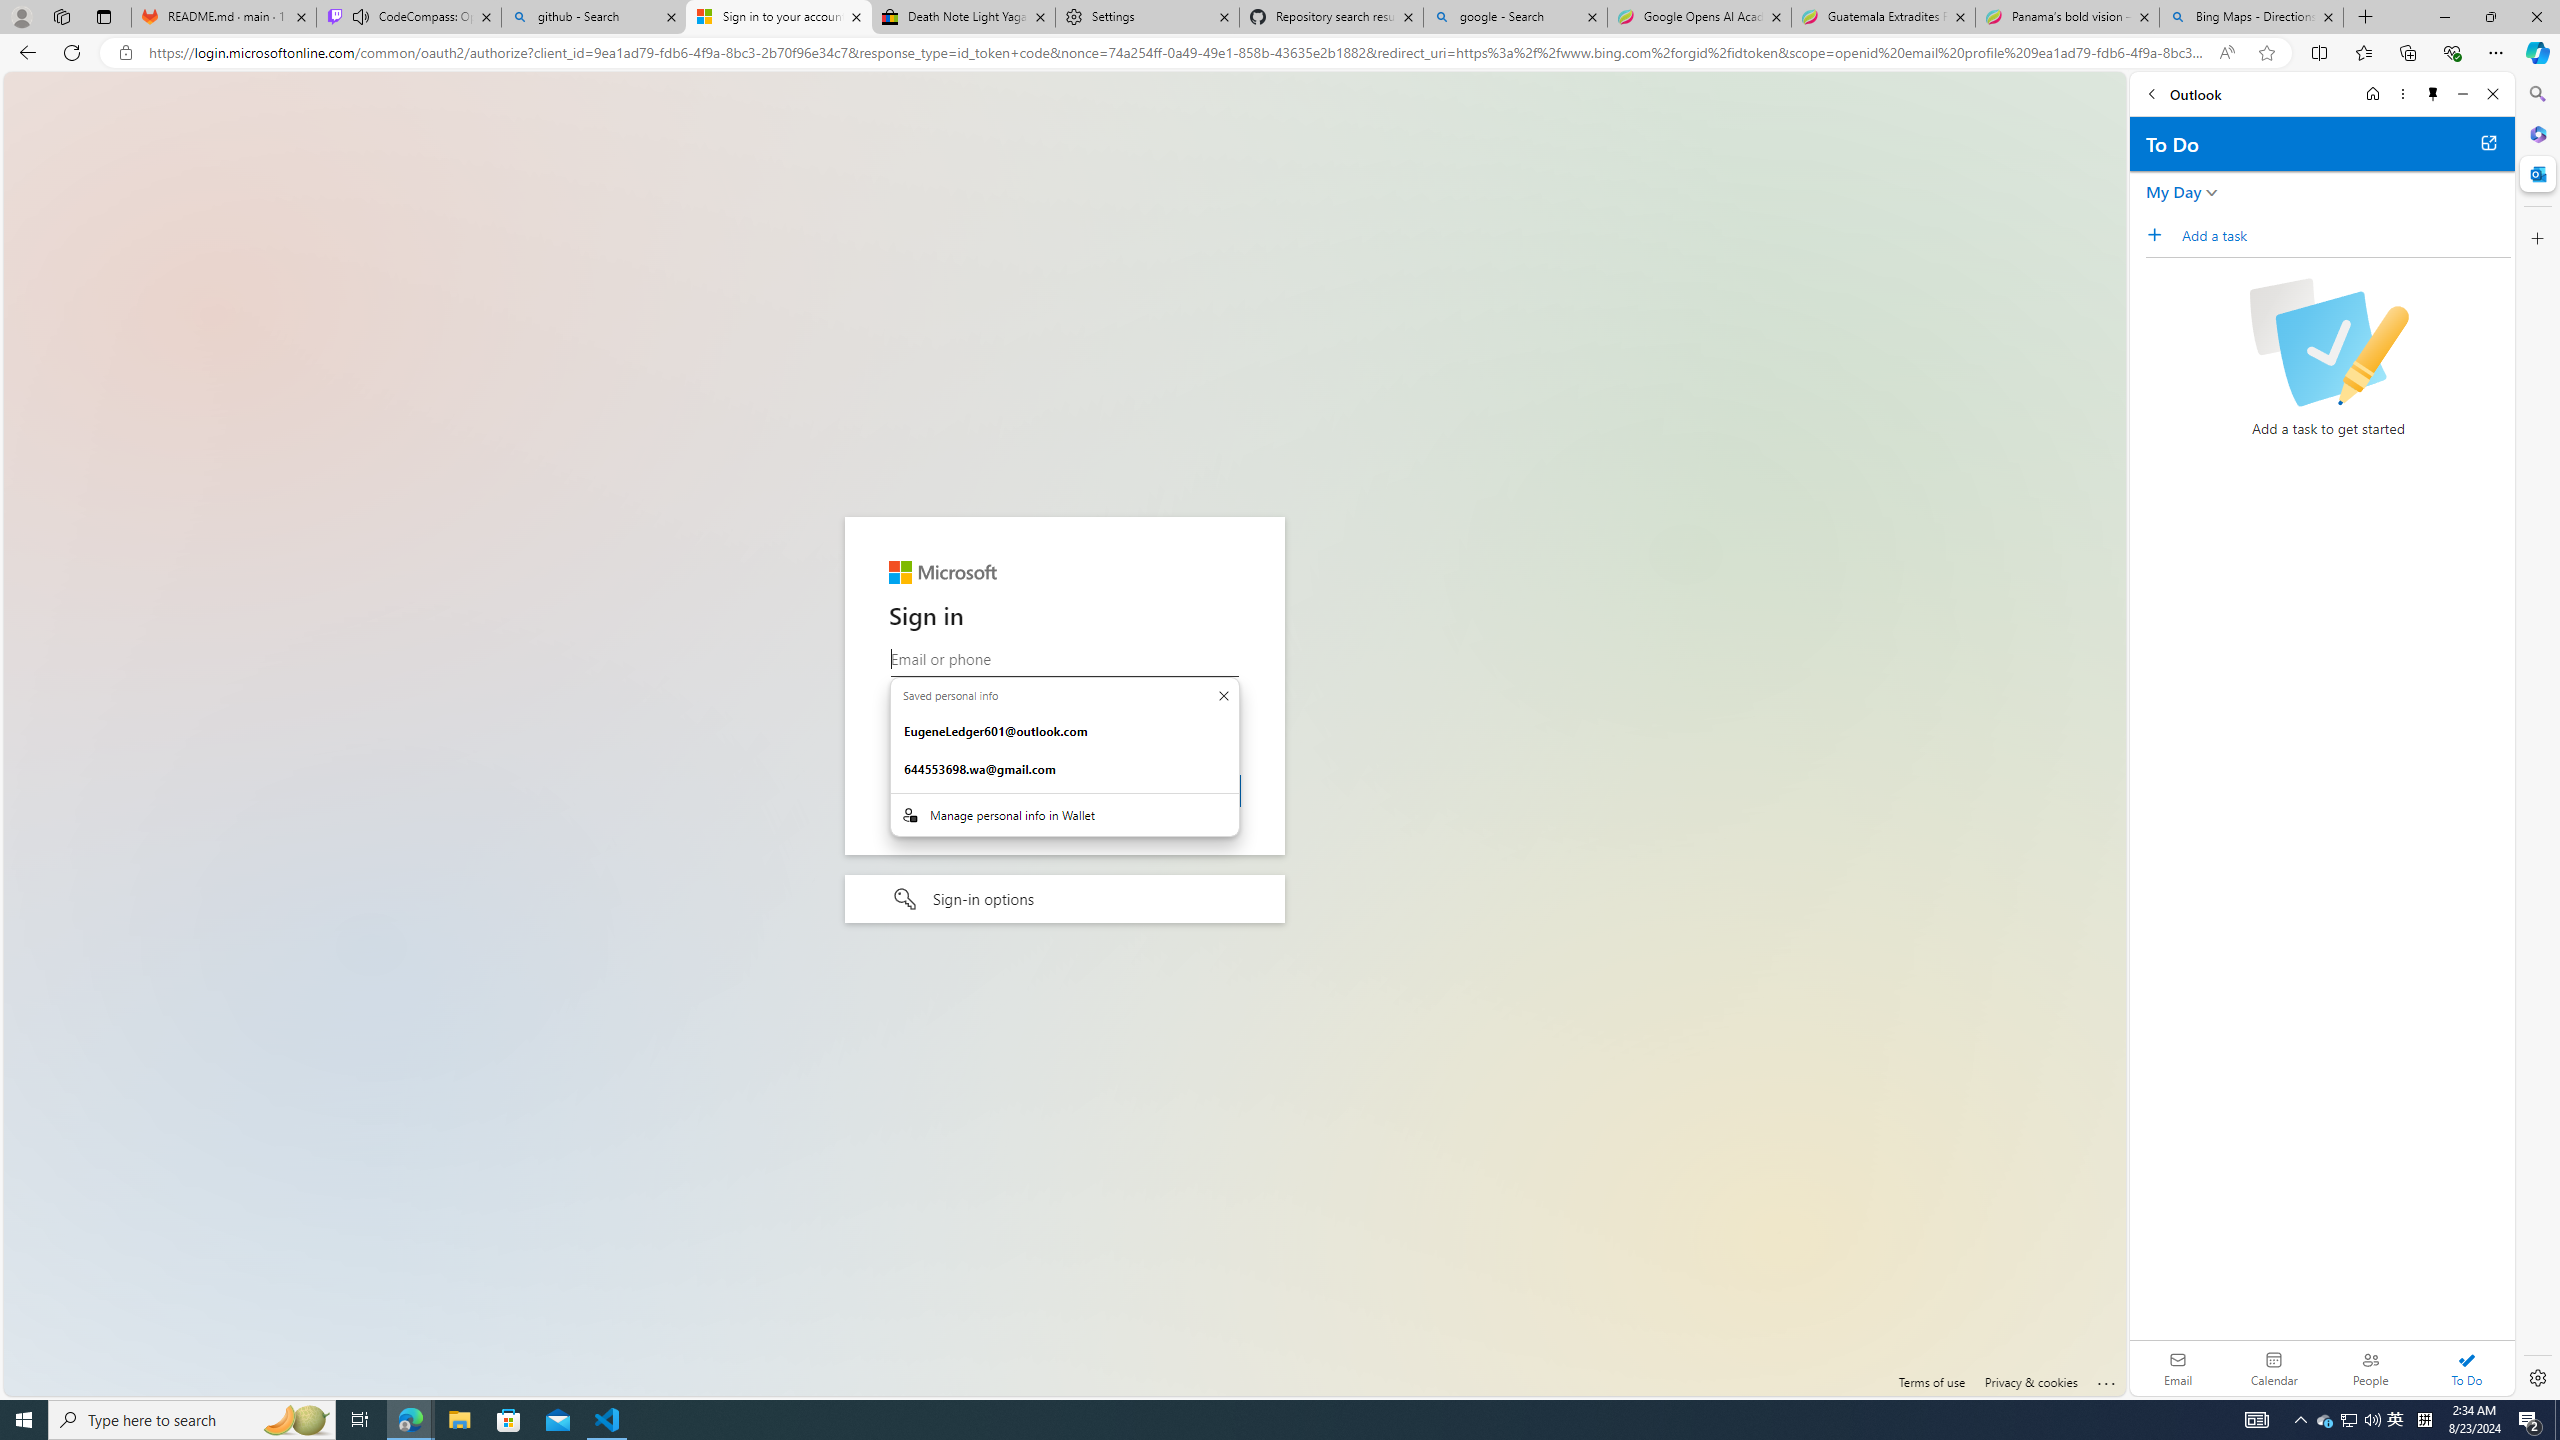 The width and height of the screenshot is (2560, 1440). Describe the element at coordinates (2030, 1382) in the screenshot. I see `'Privacy & cookies'` at that location.